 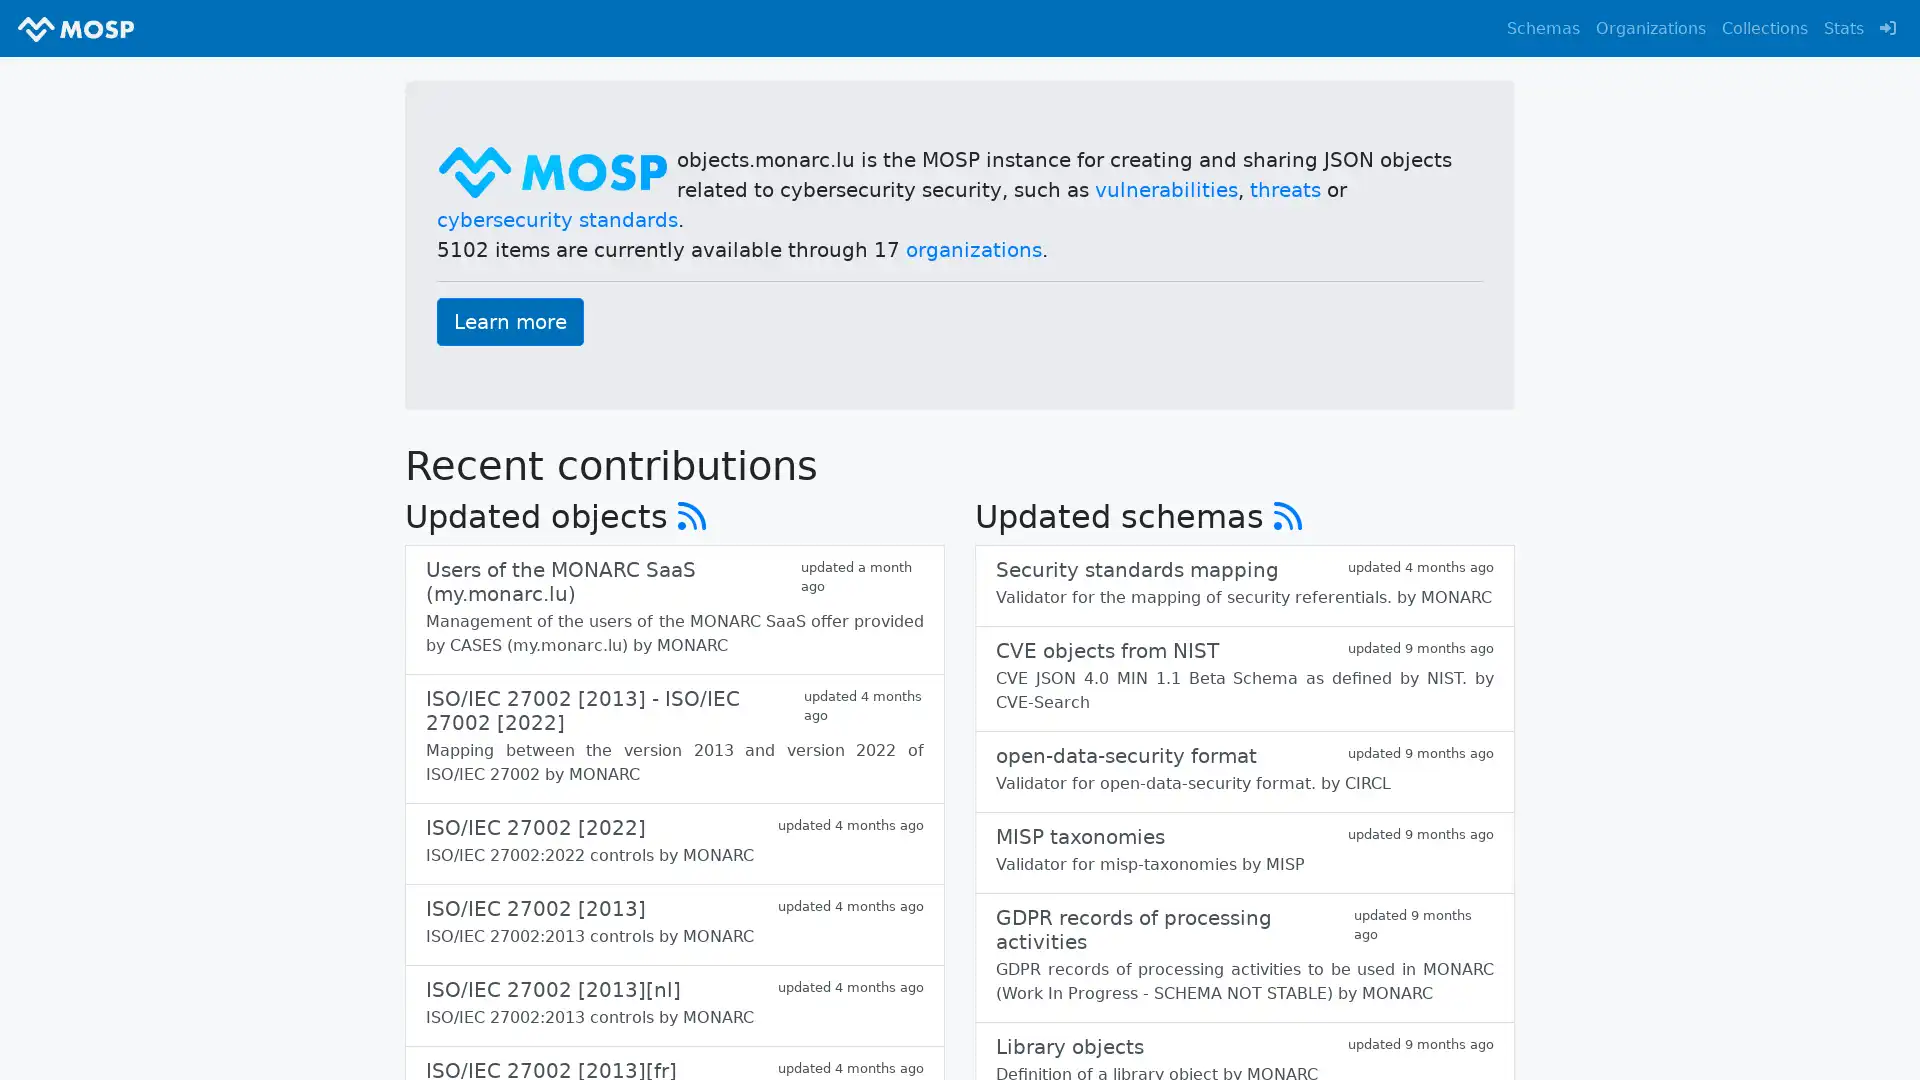 What do you see at coordinates (510, 320) in the screenshot?
I see `Learn more` at bounding box center [510, 320].